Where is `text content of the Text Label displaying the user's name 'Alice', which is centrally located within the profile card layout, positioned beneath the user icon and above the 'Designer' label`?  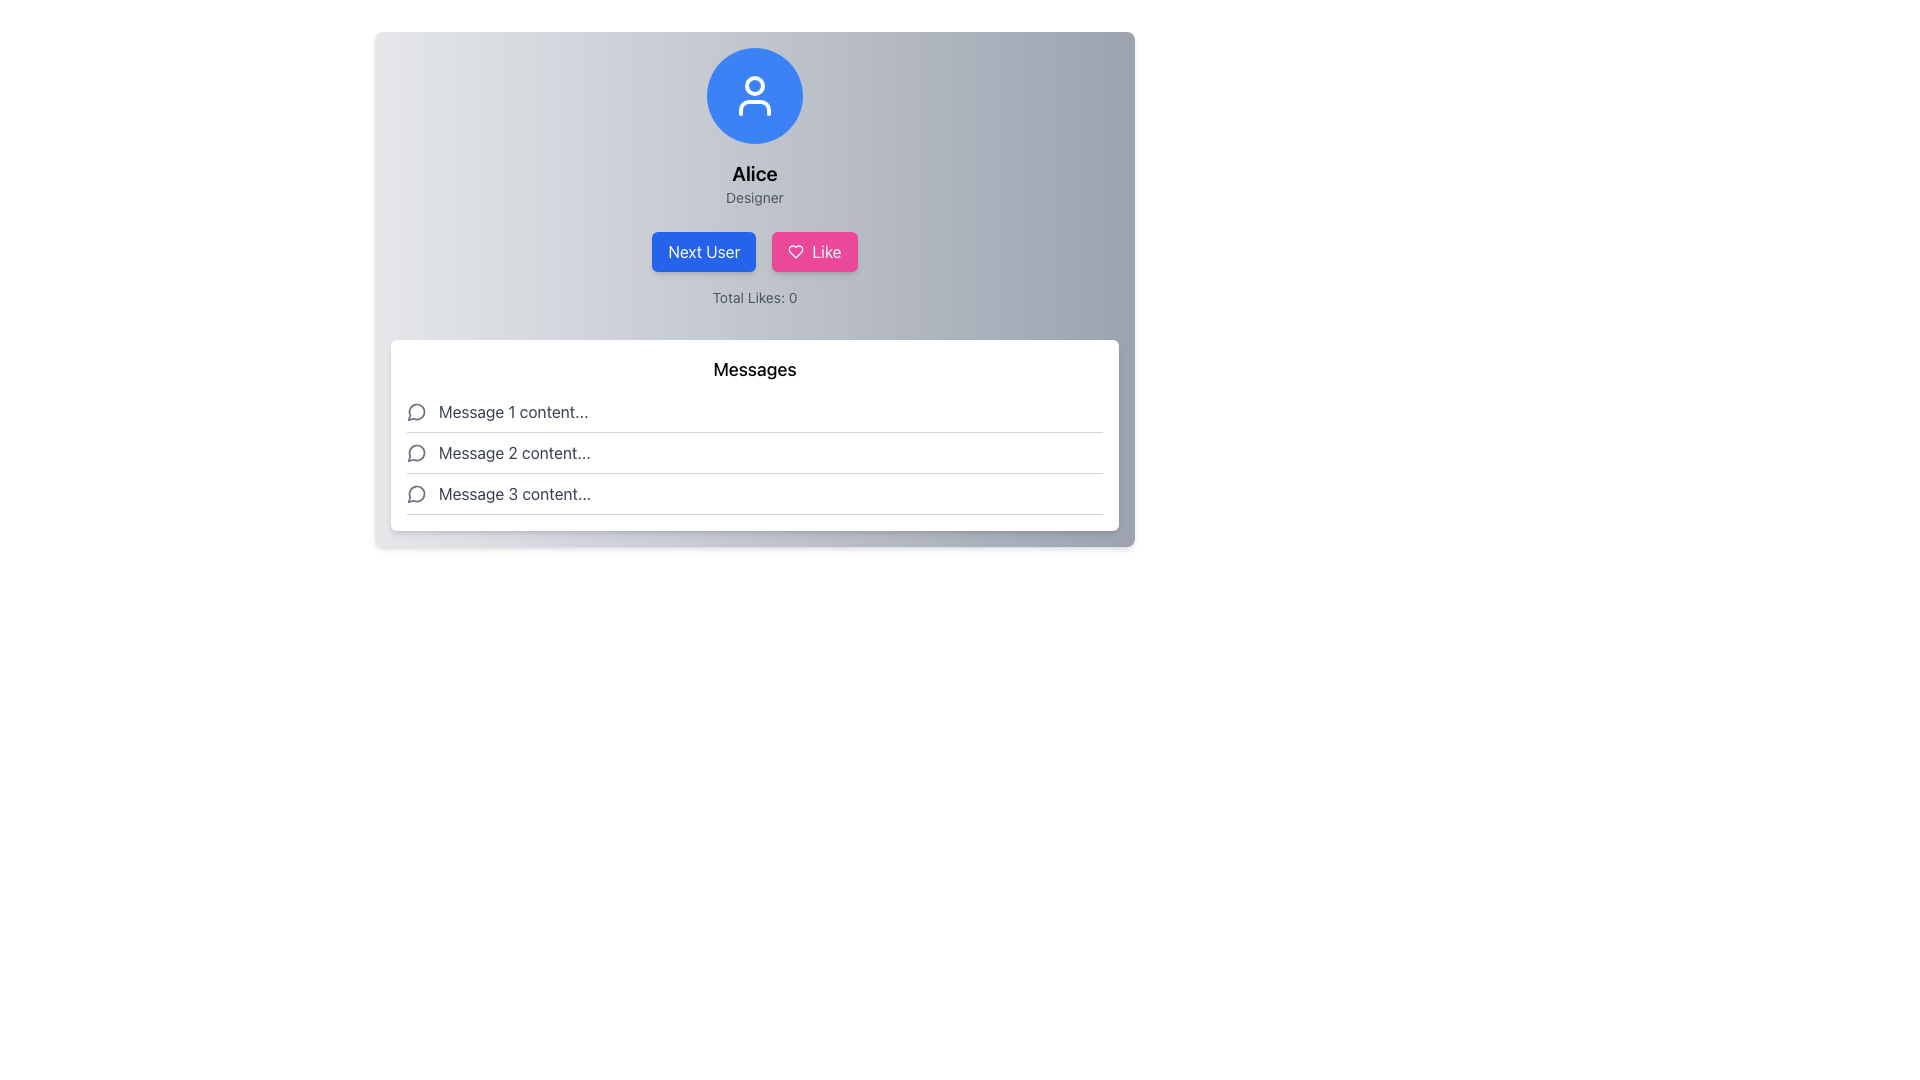 text content of the Text Label displaying the user's name 'Alice', which is centrally located within the profile card layout, positioned beneath the user icon and above the 'Designer' label is located at coordinates (753, 172).